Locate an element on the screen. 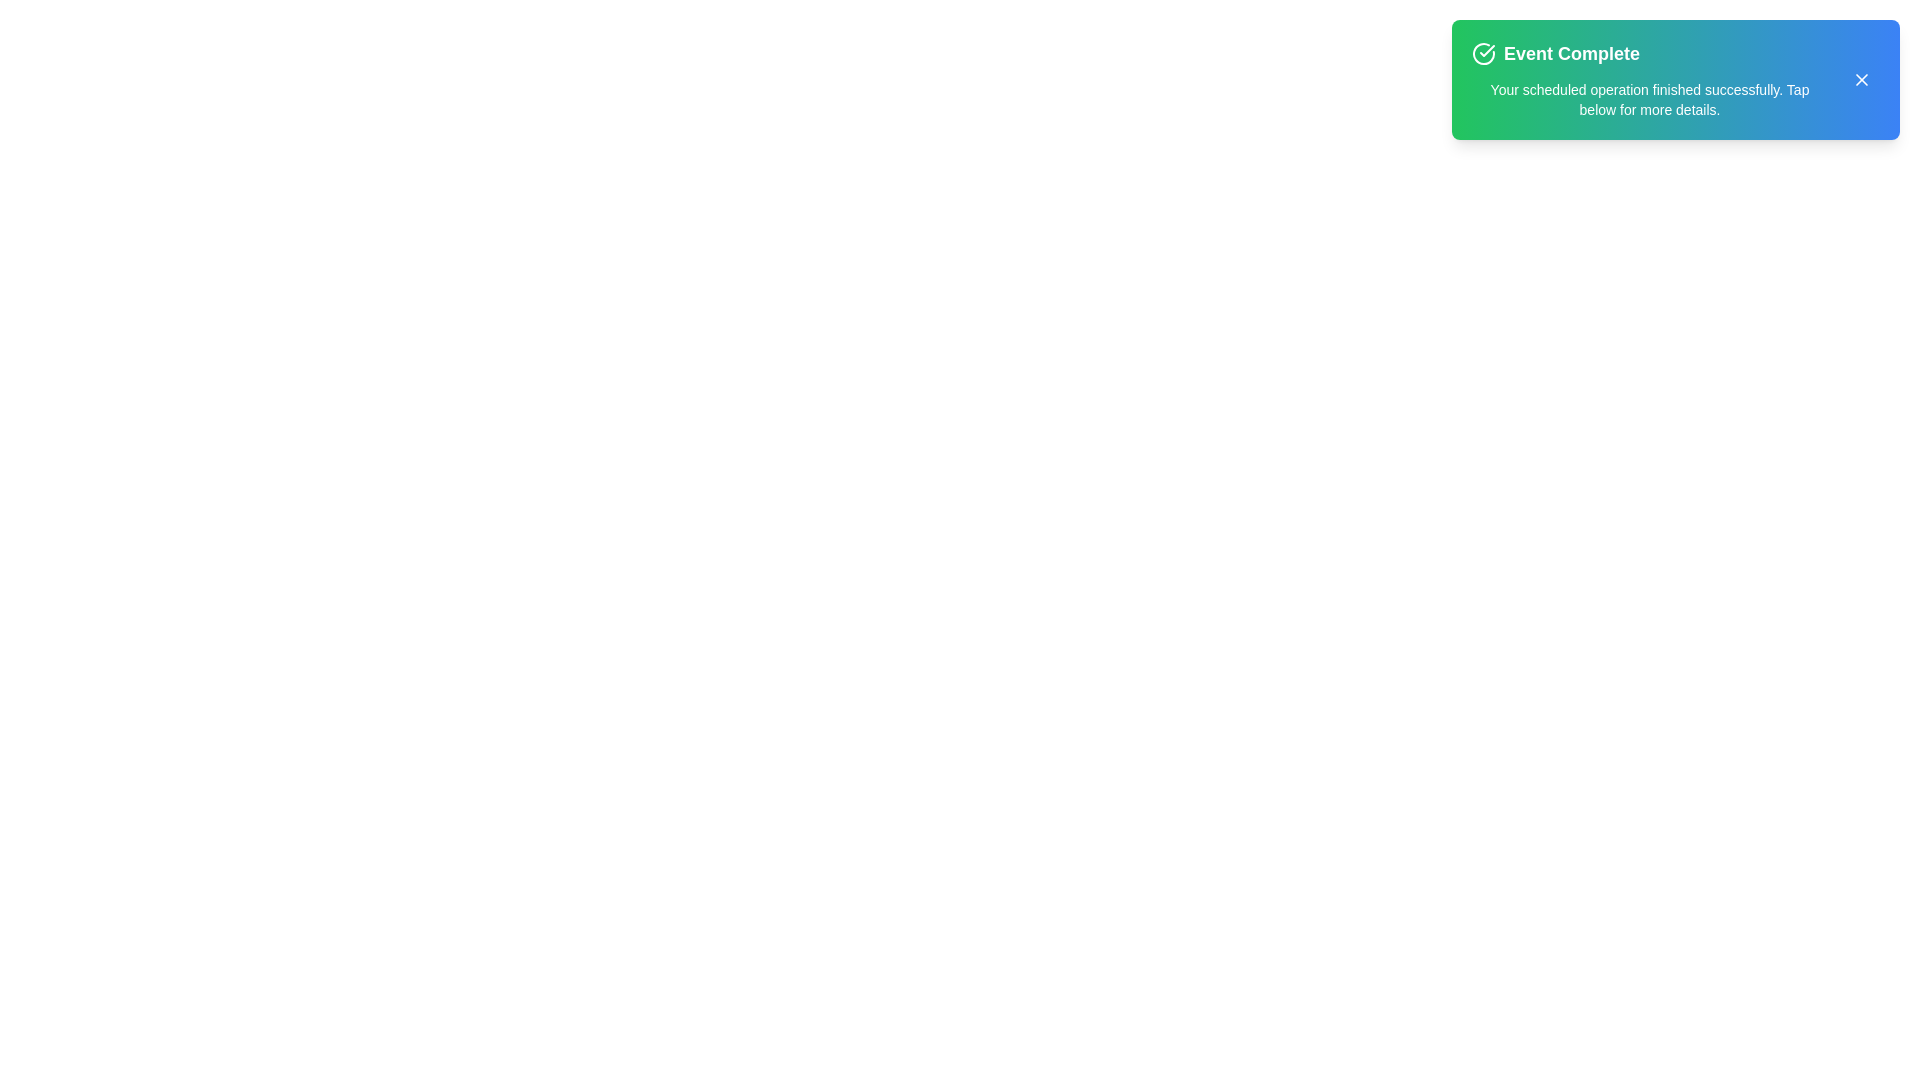 This screenshot has width=1920, height=1080. the close button of the notification to close it is located at coordinates (1861, 79).